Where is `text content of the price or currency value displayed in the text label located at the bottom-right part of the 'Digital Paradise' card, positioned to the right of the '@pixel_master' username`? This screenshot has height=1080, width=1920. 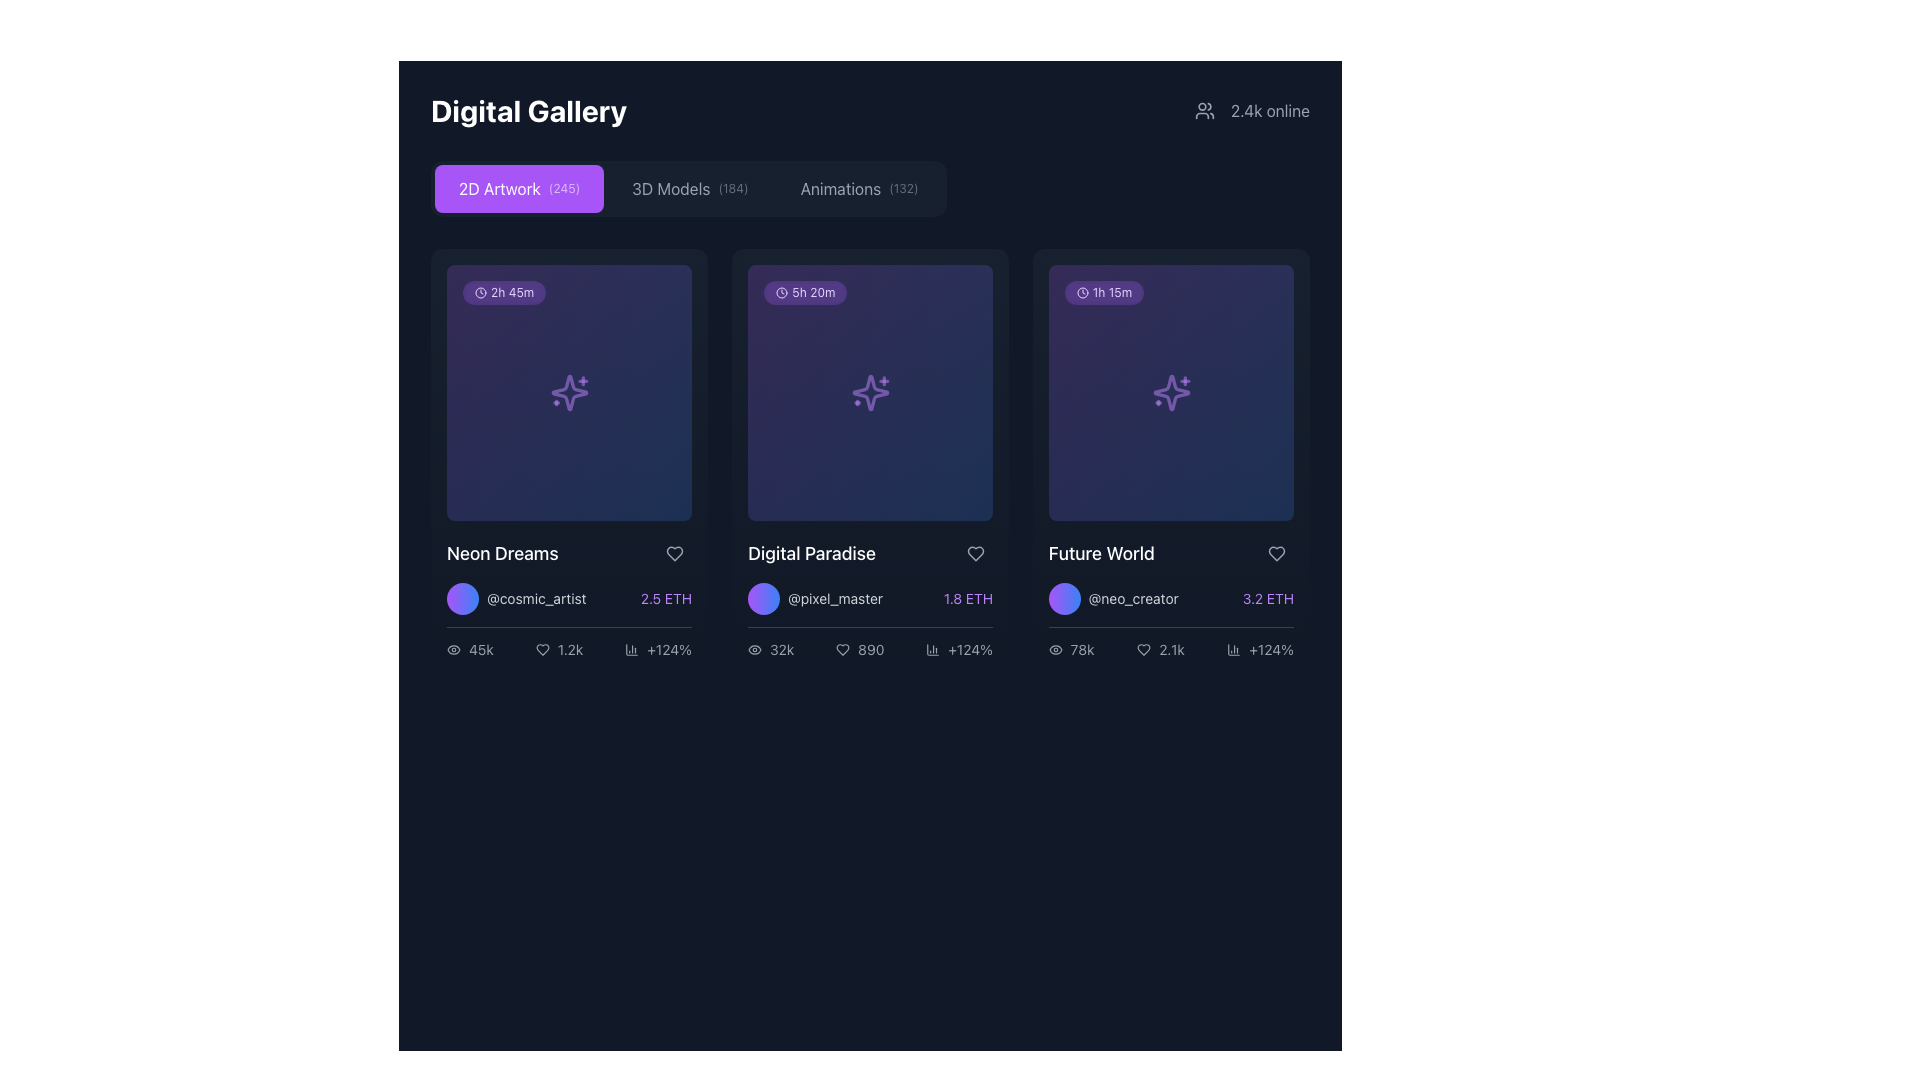 text content of the price or currency value displayed in the text label located at the bottom-right part of the 'Digital Paradise' card, positioned to the right of the '@pixel_master' username is located at coordinates (968, 597).